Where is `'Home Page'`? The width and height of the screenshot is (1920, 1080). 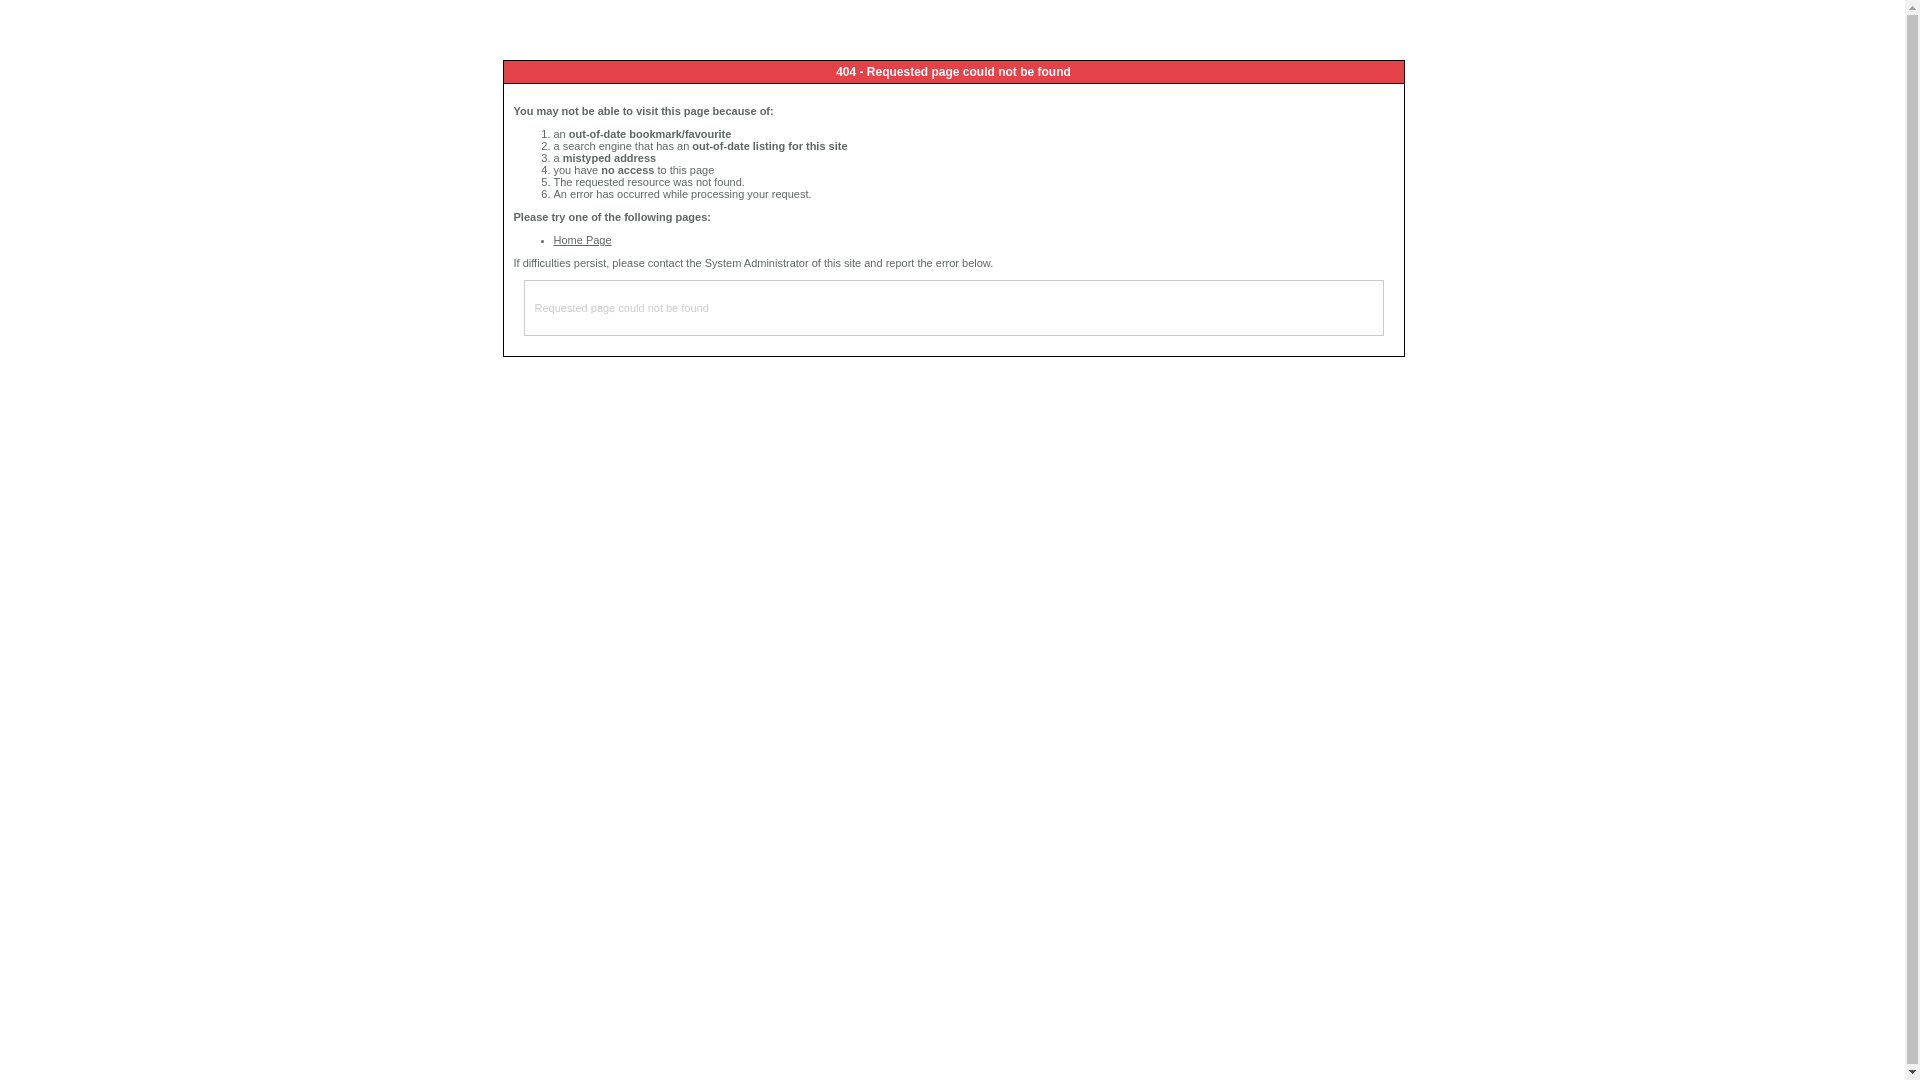
'Home Page' is located at coordinates (581, 238).